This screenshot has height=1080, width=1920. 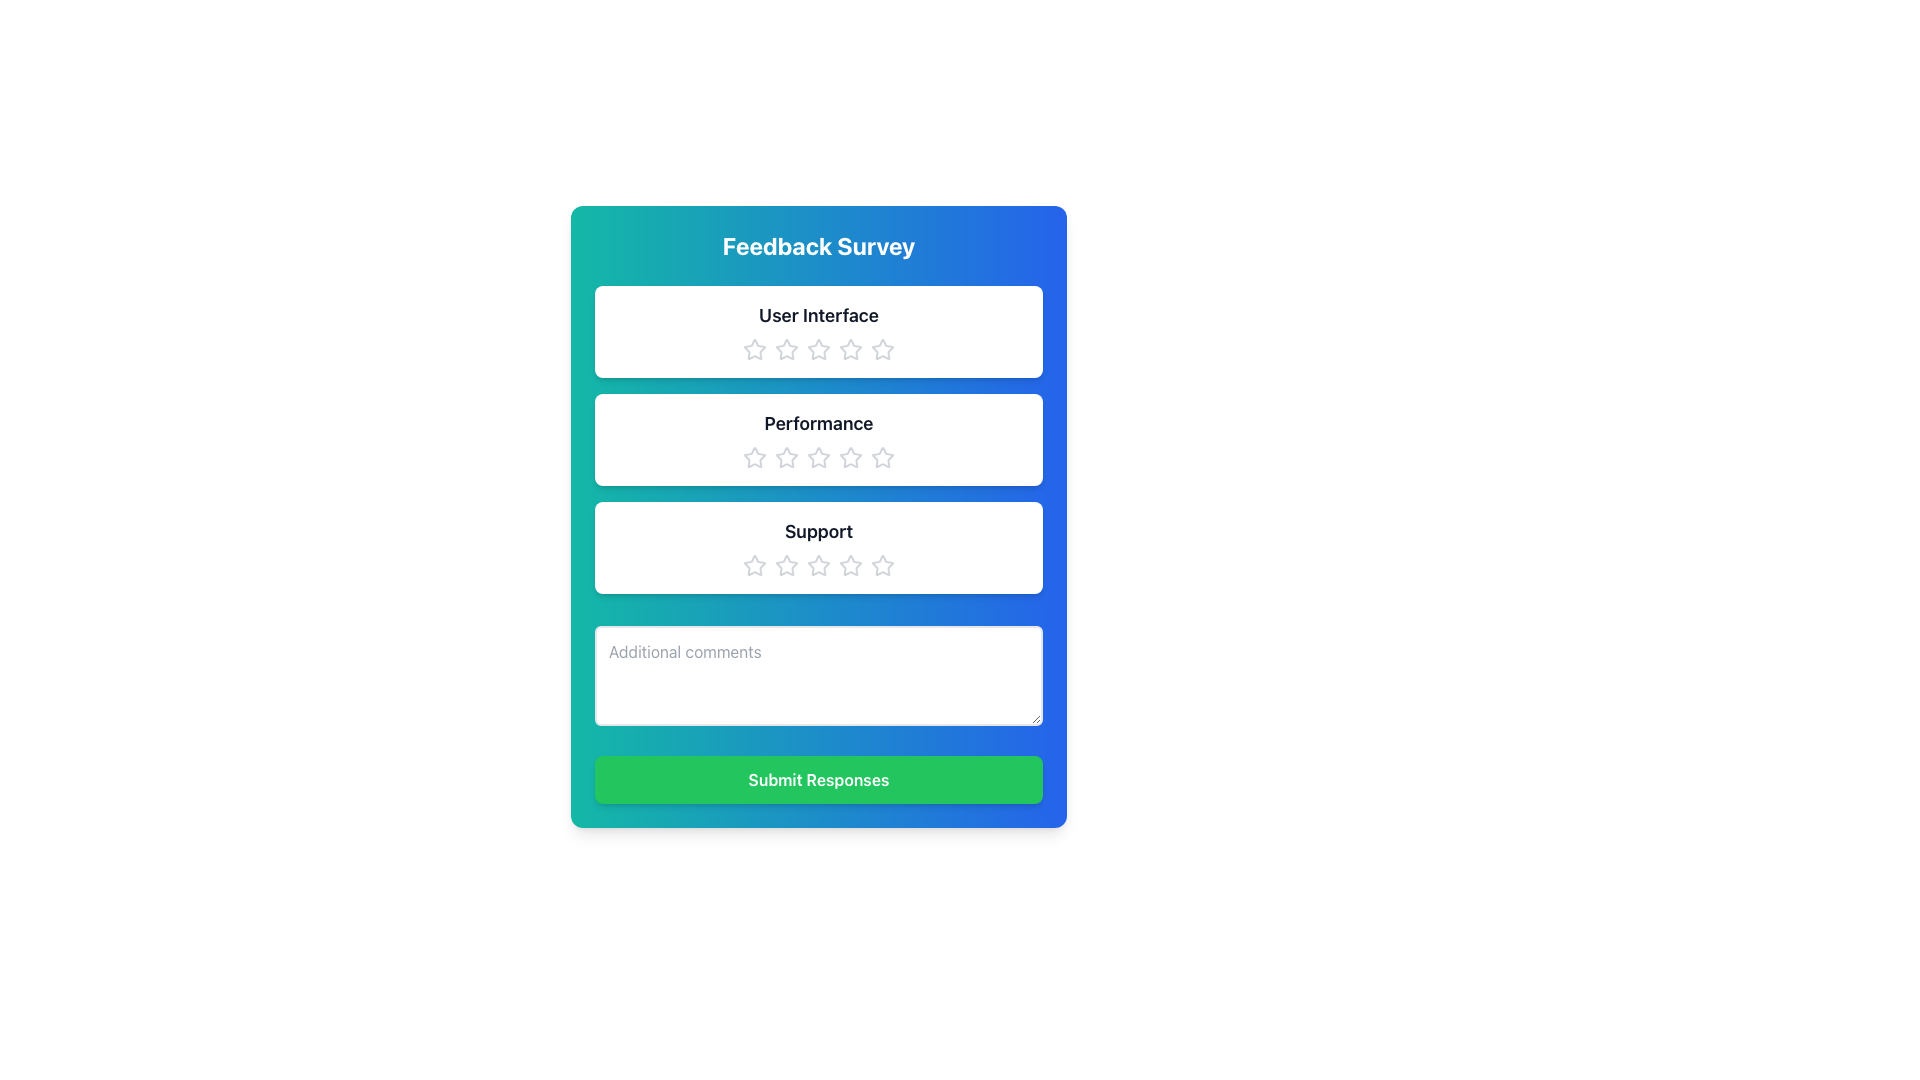 What do you see at coordinates (850, 348) in the screenshot?
I see `the third star icon in the row of five stars under the 'User Interface' section` at bounding box center [850, 348].